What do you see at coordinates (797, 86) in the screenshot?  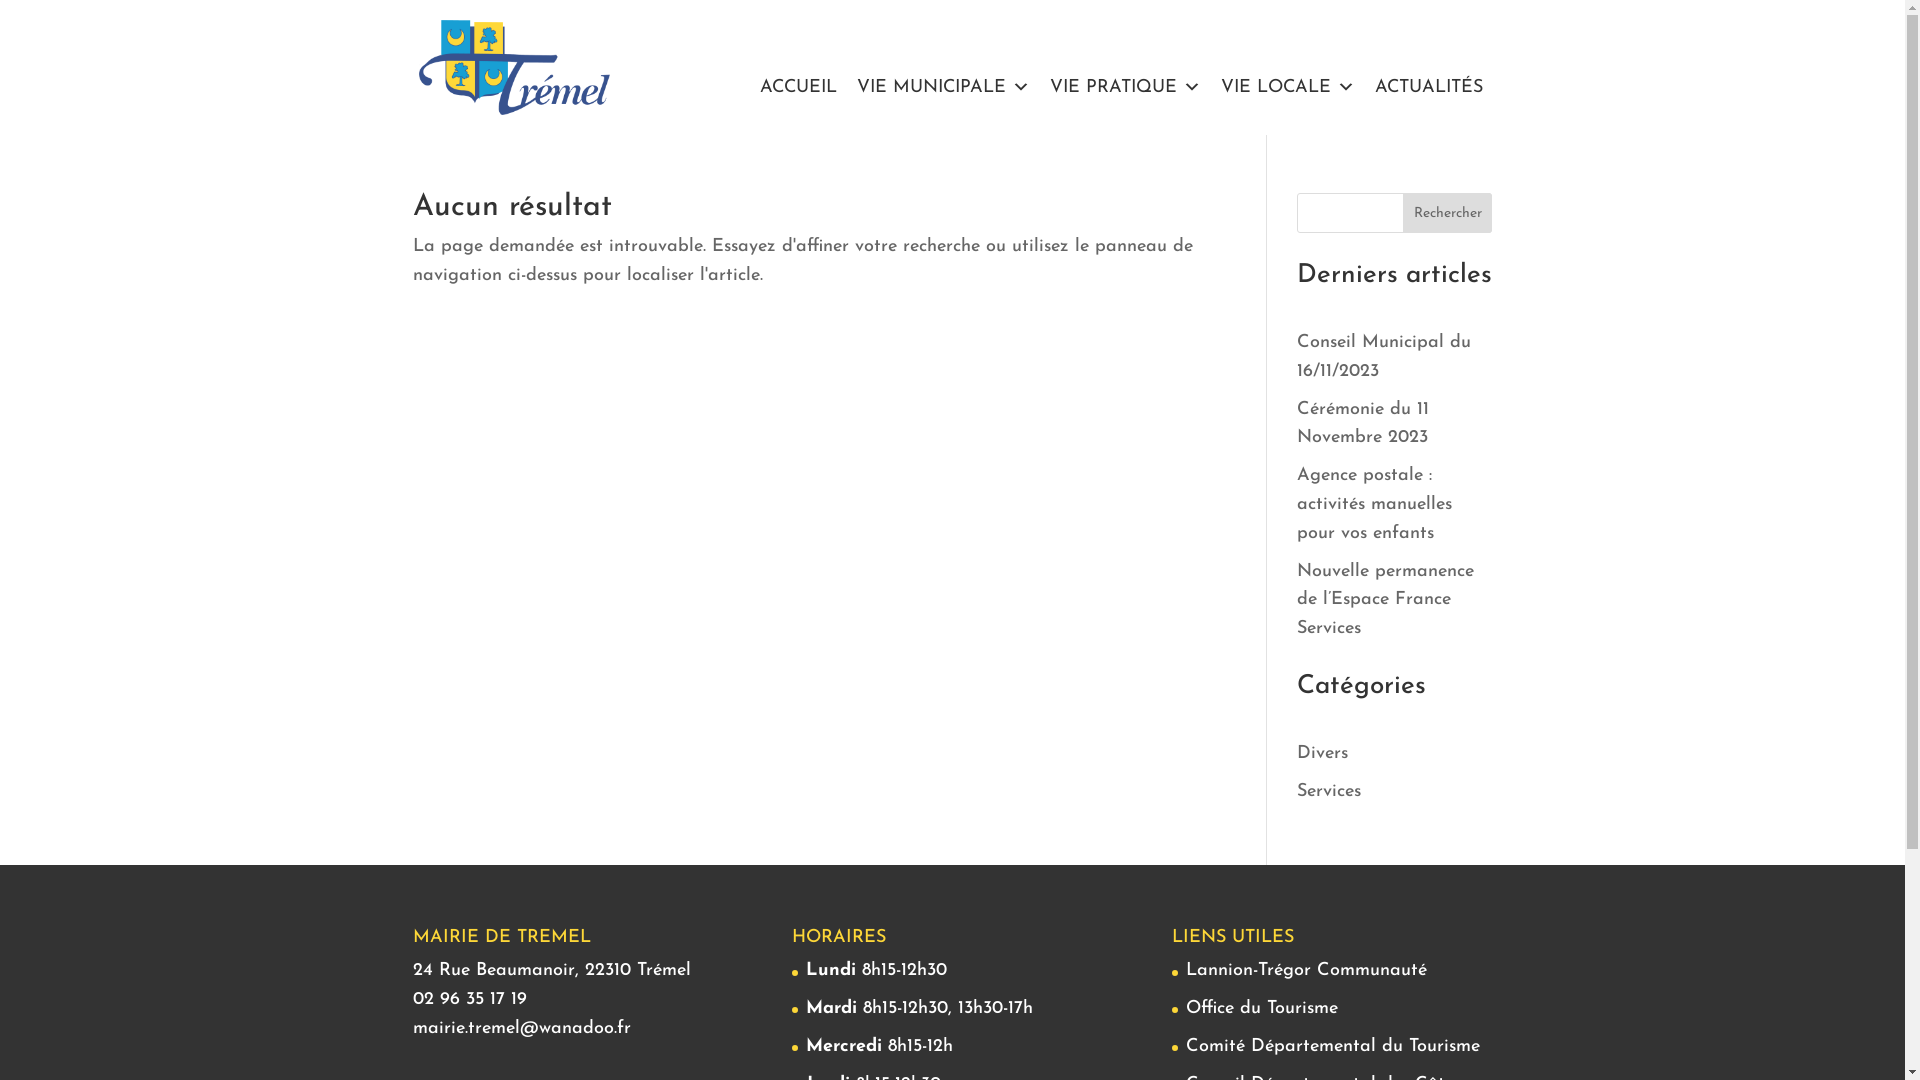 I see `'ACCUEIL'` at bounding box center [797, 86].